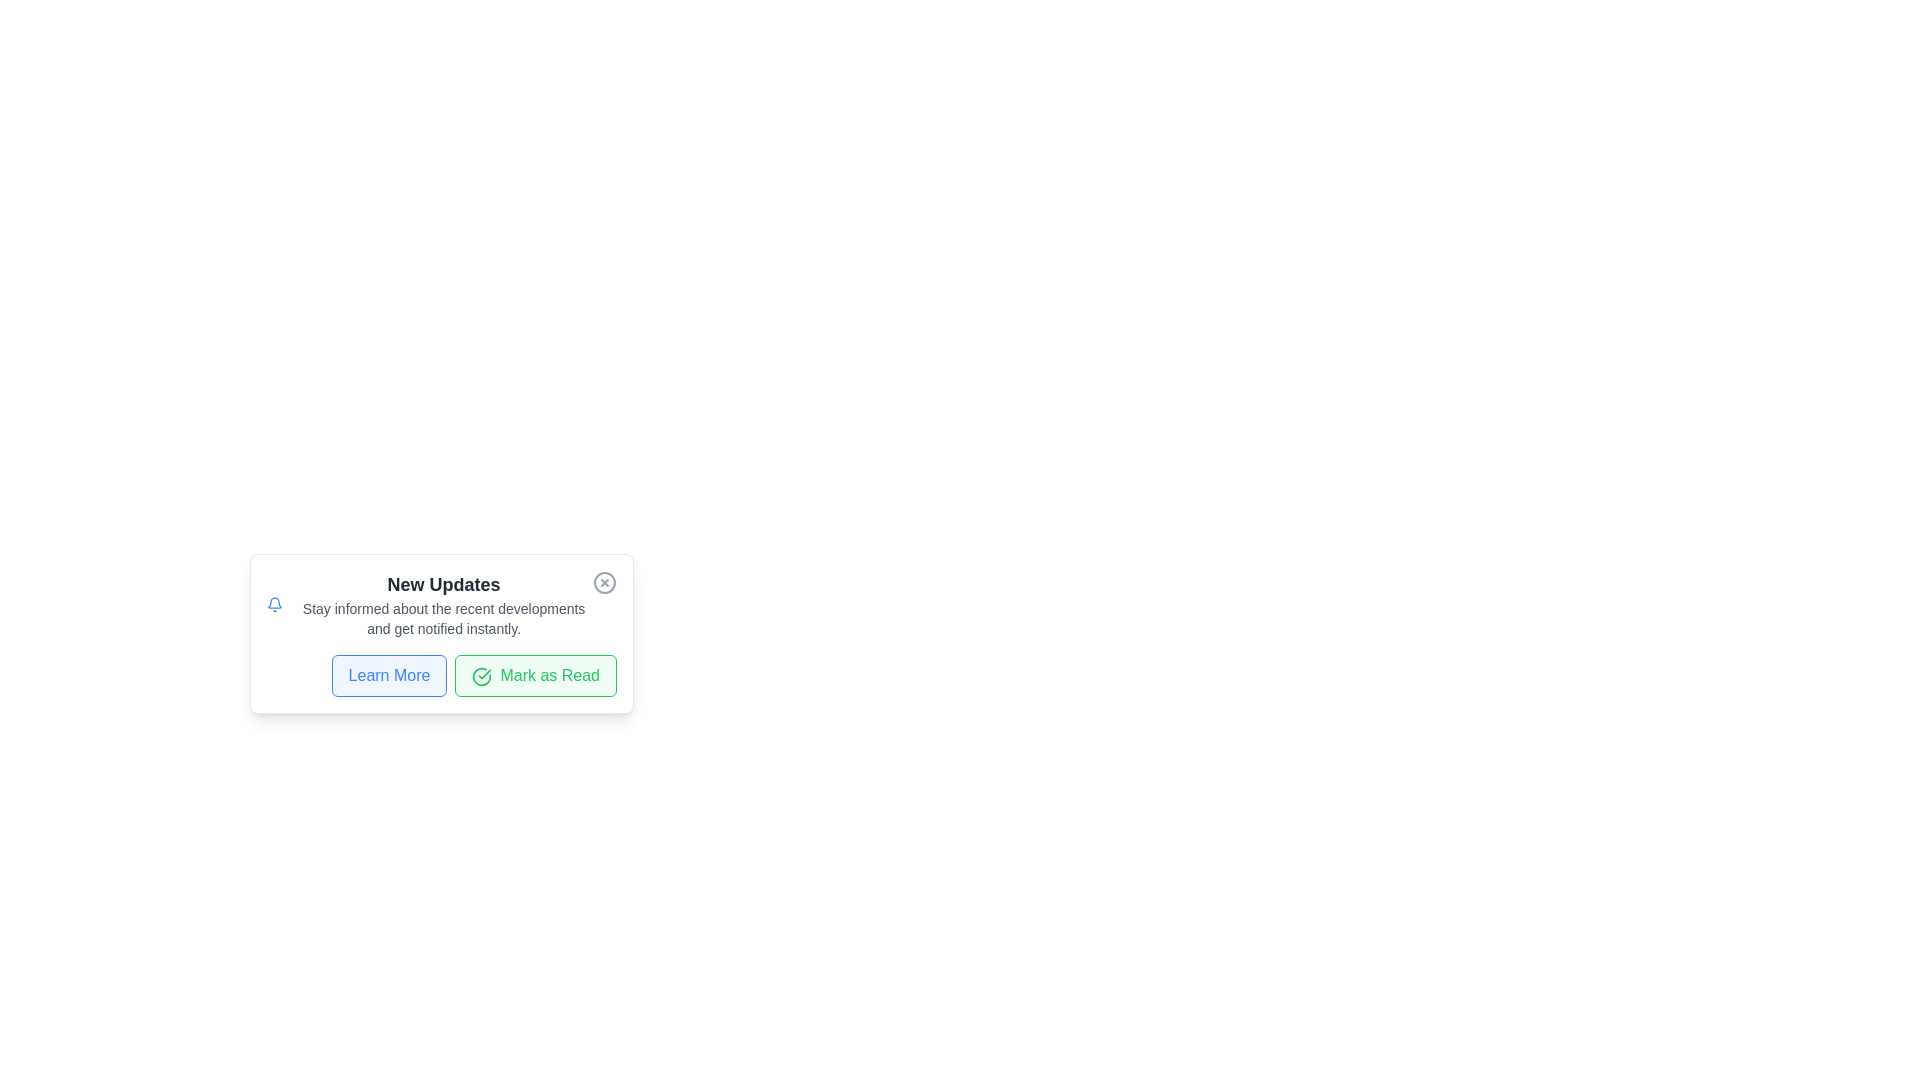 The image size is (1920, 1080). I want to click on the 'Mark as Read' button located in the bottom-right corner of the 'New Updates' popup, positioned to the right of the 'Learn More' button for keyboard interaction, so click(536, 675).